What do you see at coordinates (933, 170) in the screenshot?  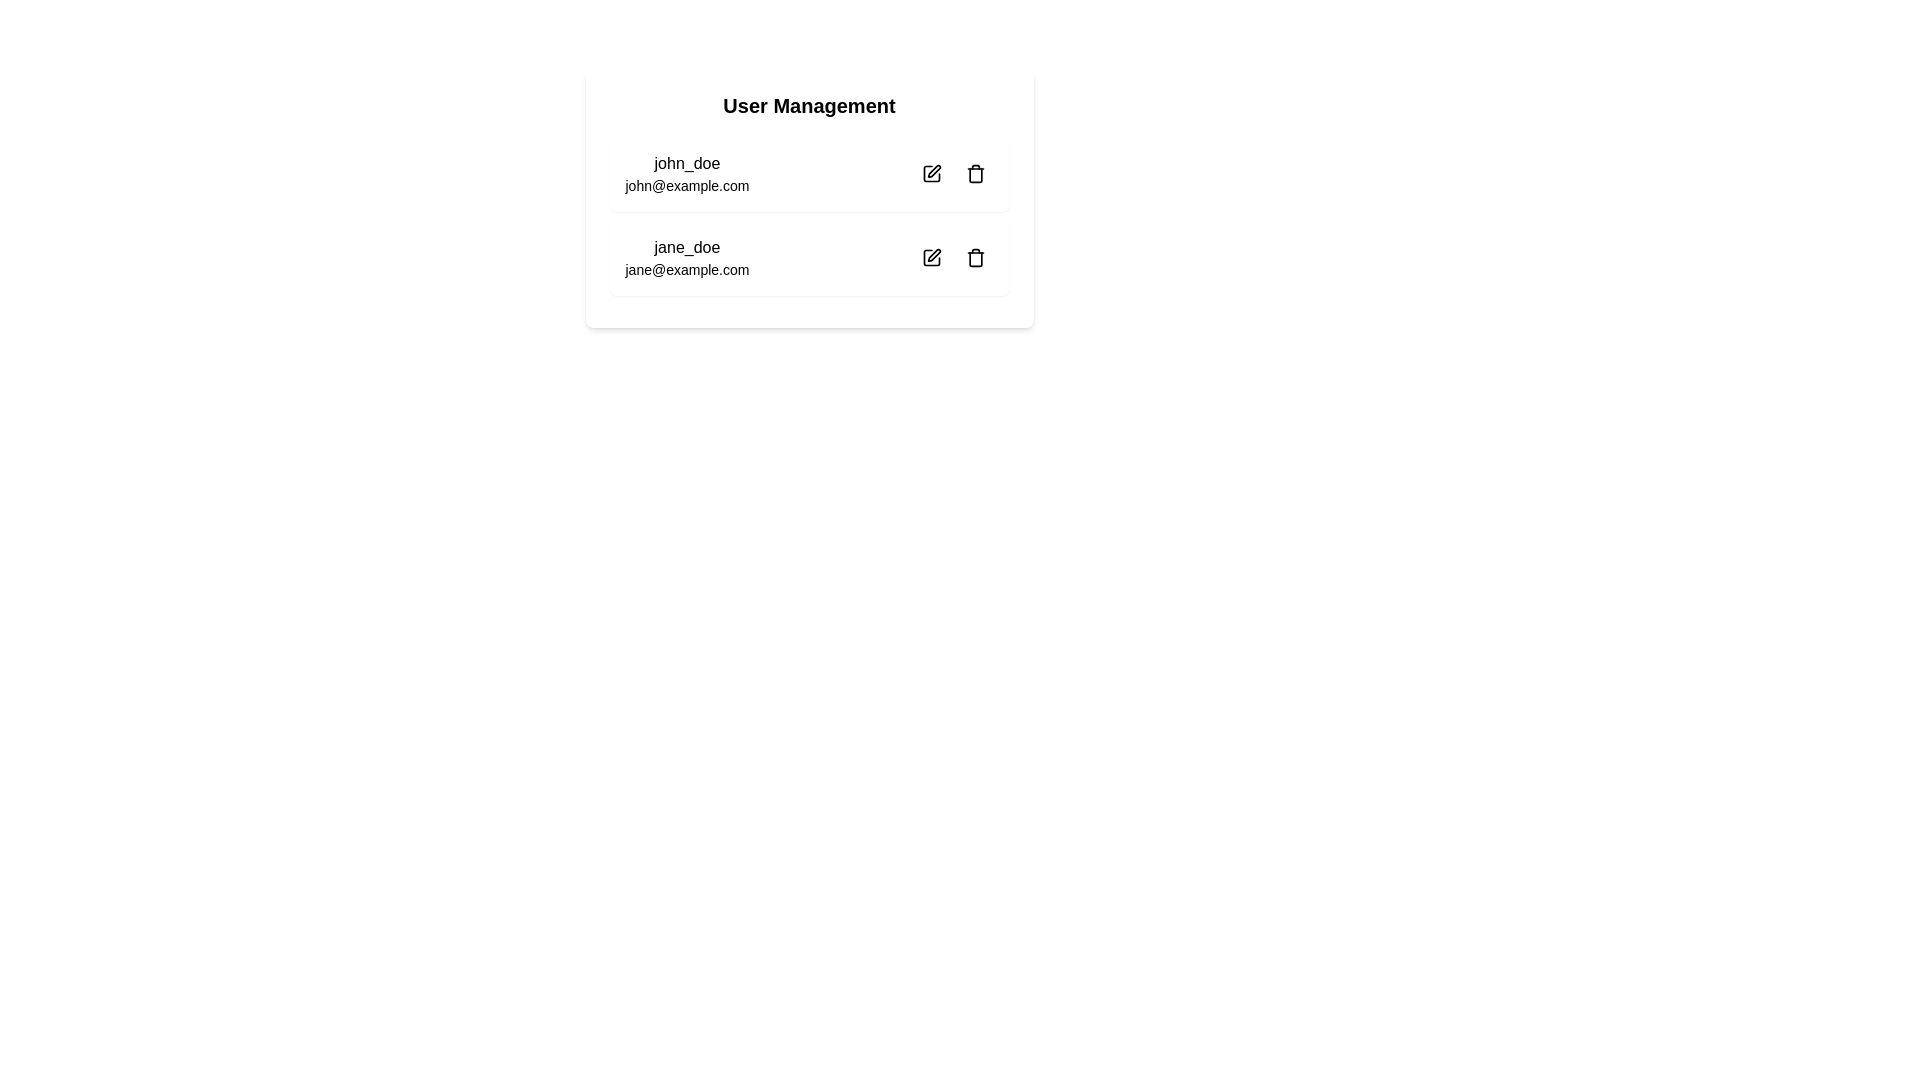 I see `the edit icon located next to the 'john_doe' user entry in the user management interface` at bounding box center [933, 170].